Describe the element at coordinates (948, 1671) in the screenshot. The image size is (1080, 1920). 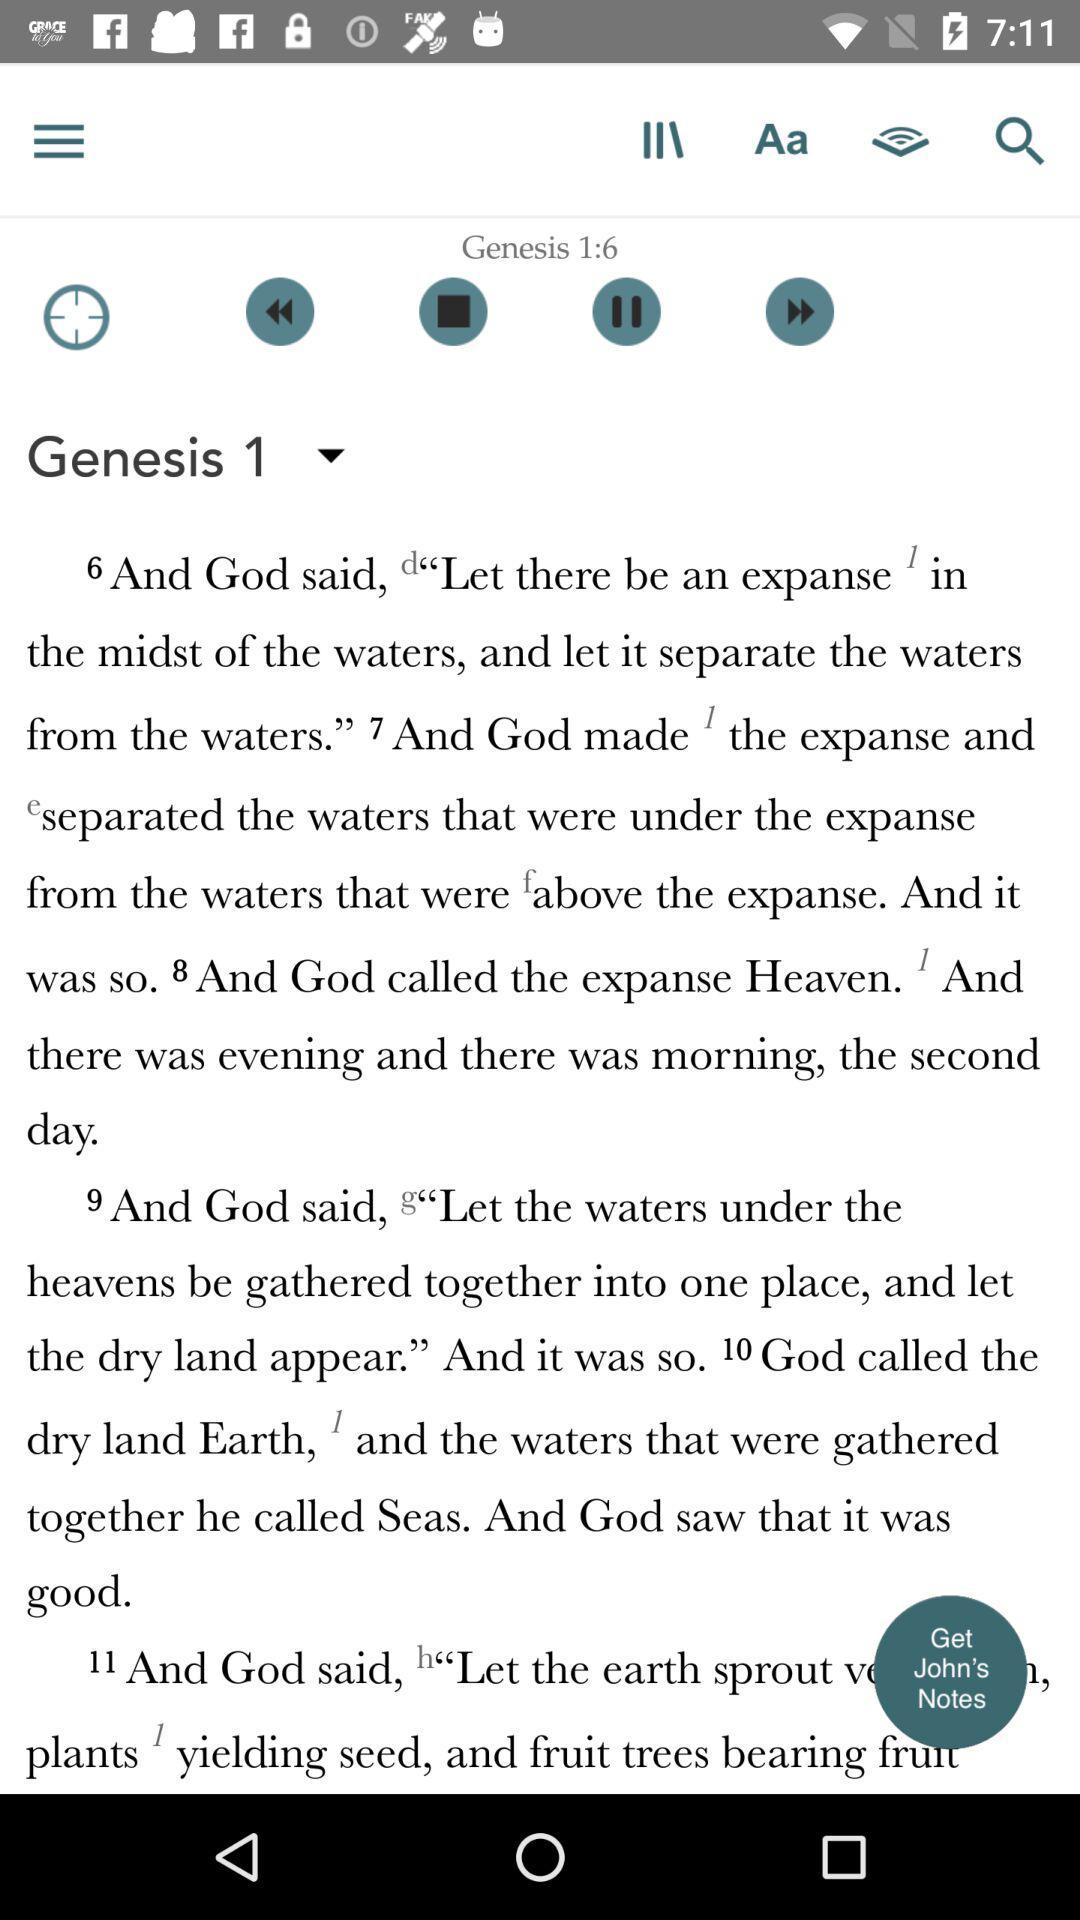
I see `get john 's notes` at that location.